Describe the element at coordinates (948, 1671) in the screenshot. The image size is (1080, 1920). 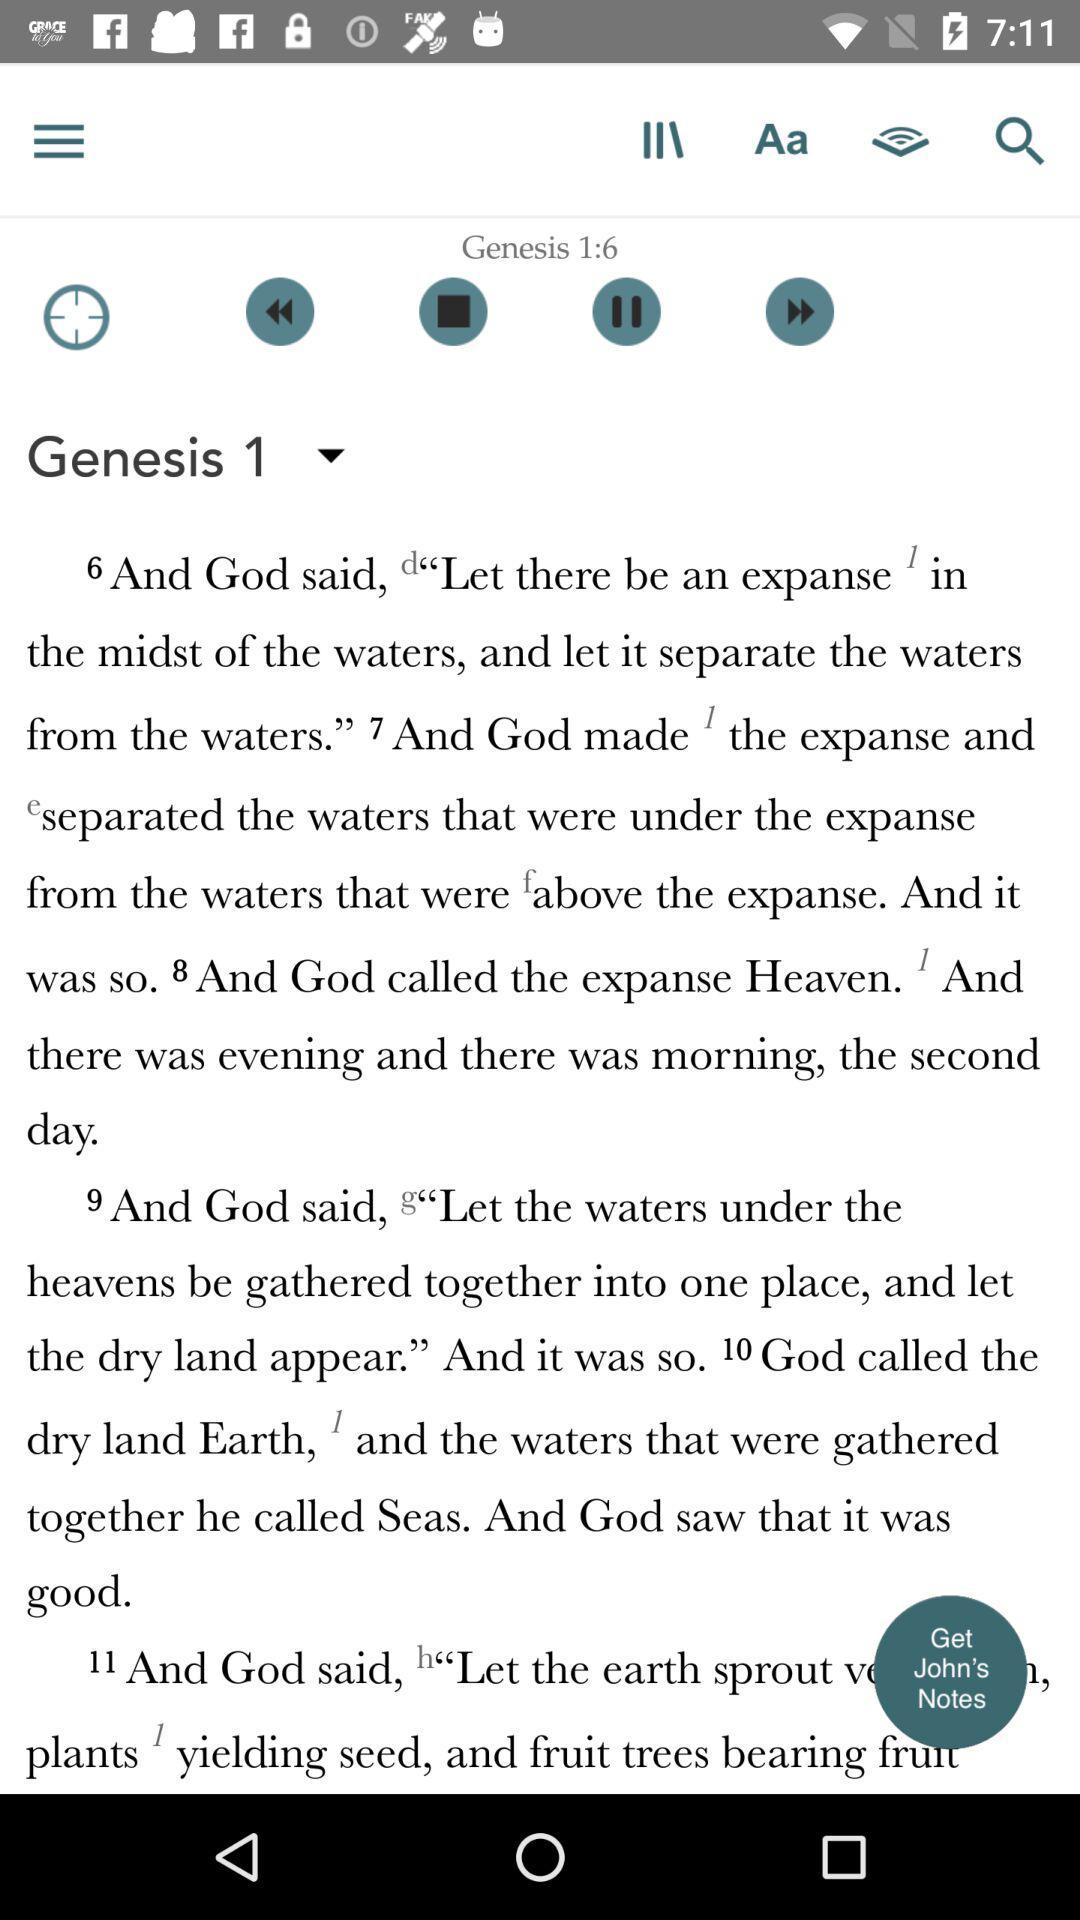
I see `get john 's notes` at that location.